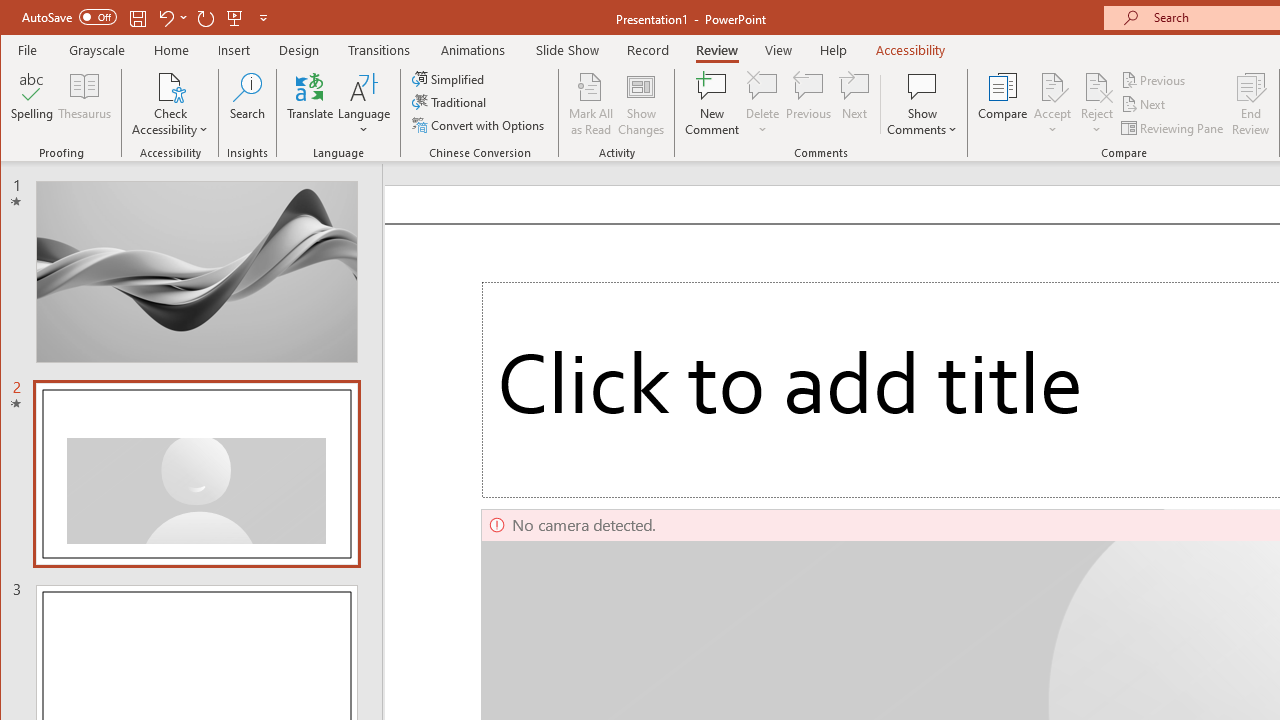 The width and height of the screenshot is (1280, 720). Describe the element at coordinates (921, 85) in the screenshot. I see `'Show Comments'` at that location.